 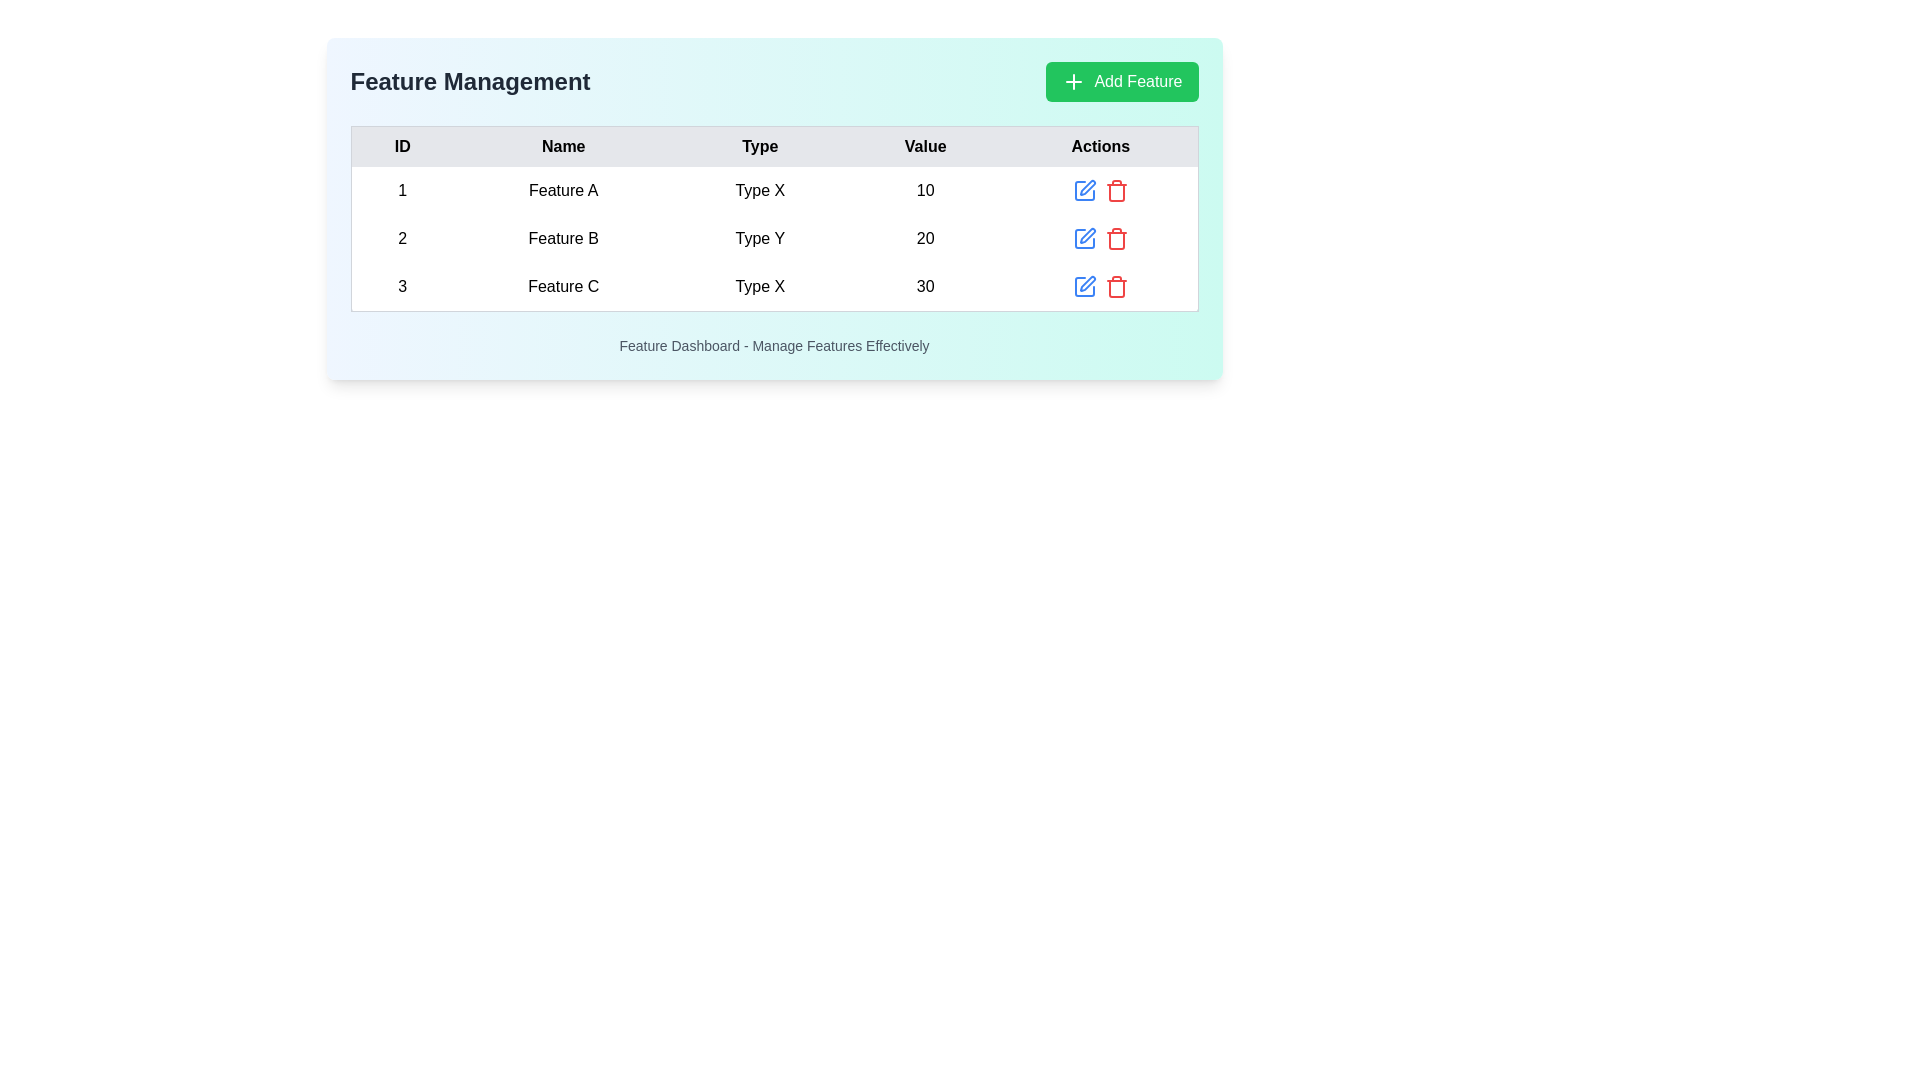 I want to click on the Table Header Cell containing the bold text 'Type' which is the third element in the table header row, so click(x=773, y=145).